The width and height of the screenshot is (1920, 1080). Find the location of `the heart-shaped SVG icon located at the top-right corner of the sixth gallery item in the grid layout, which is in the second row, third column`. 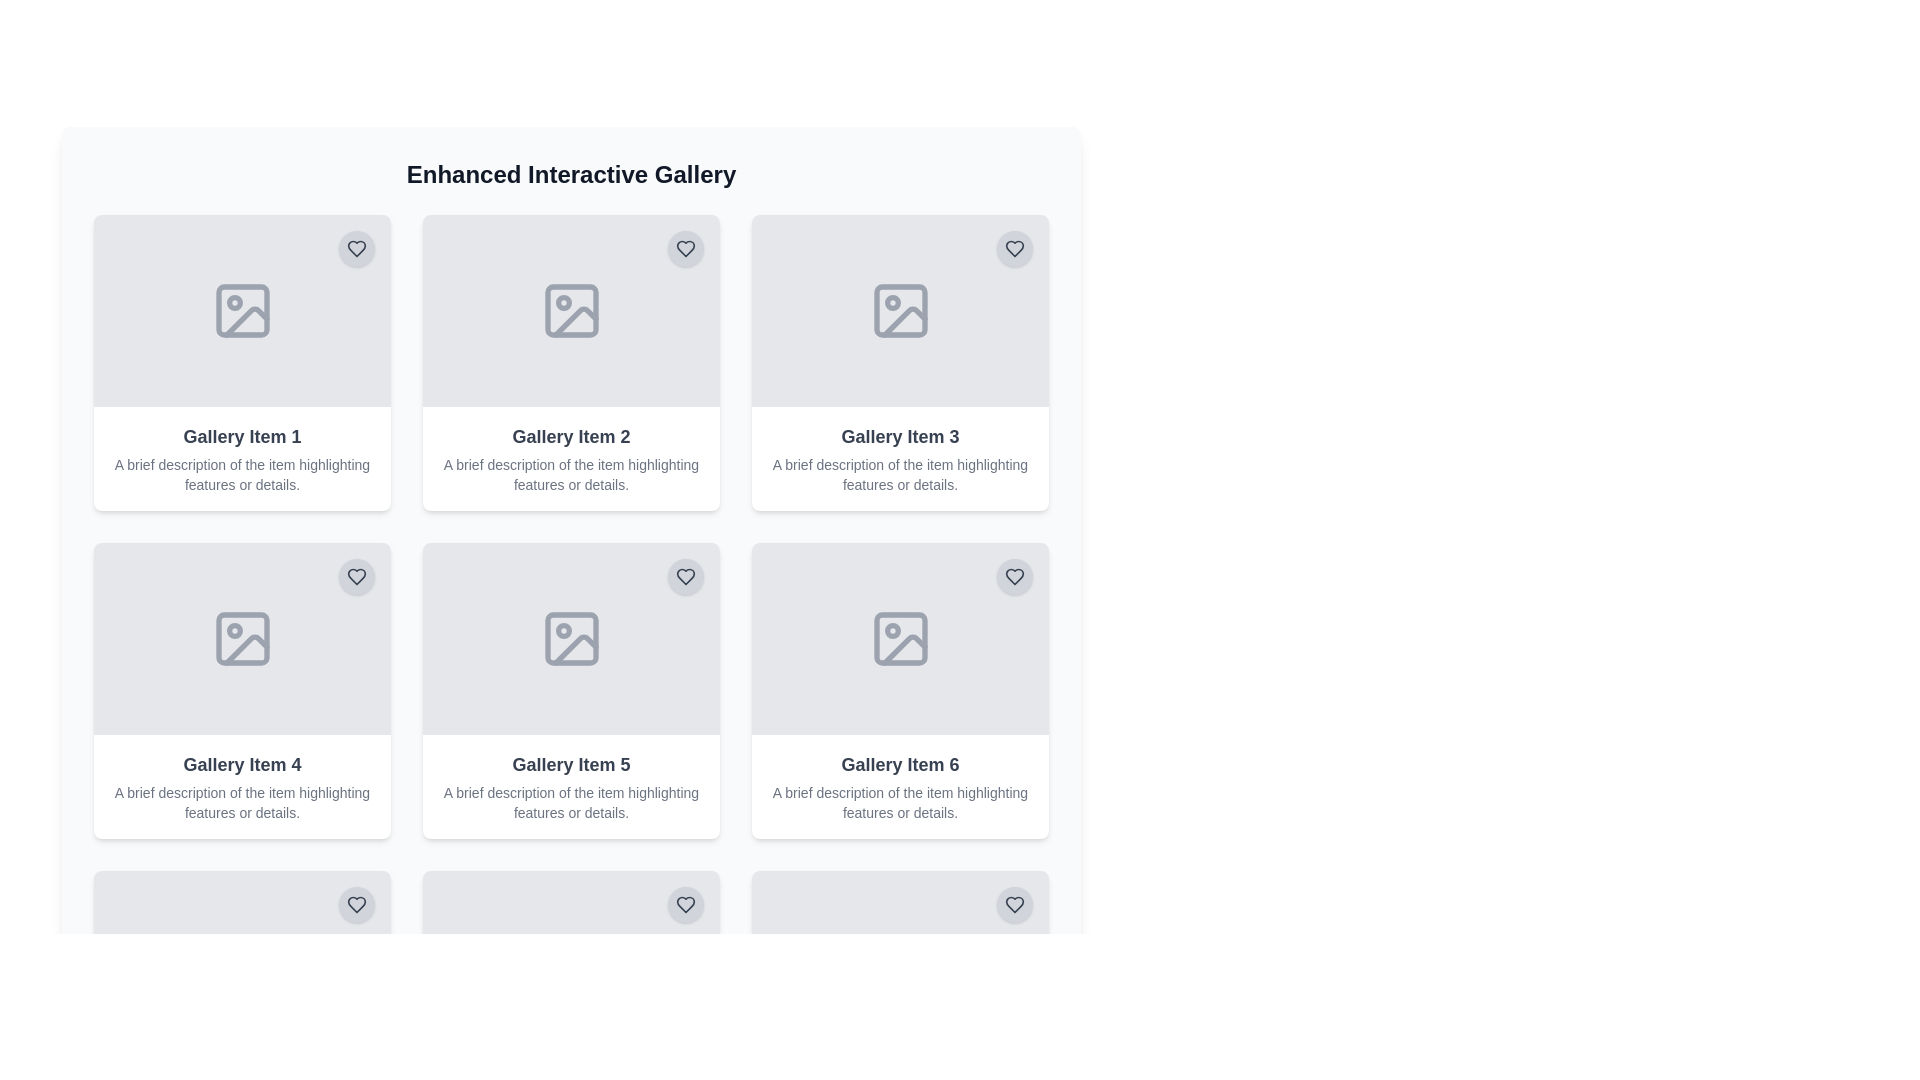

the heart-shaped SVG icon located at the top-right corner of the sixth gallery item in the grid layout, which is in the second row, third column is located at coordinates (1014, 577).